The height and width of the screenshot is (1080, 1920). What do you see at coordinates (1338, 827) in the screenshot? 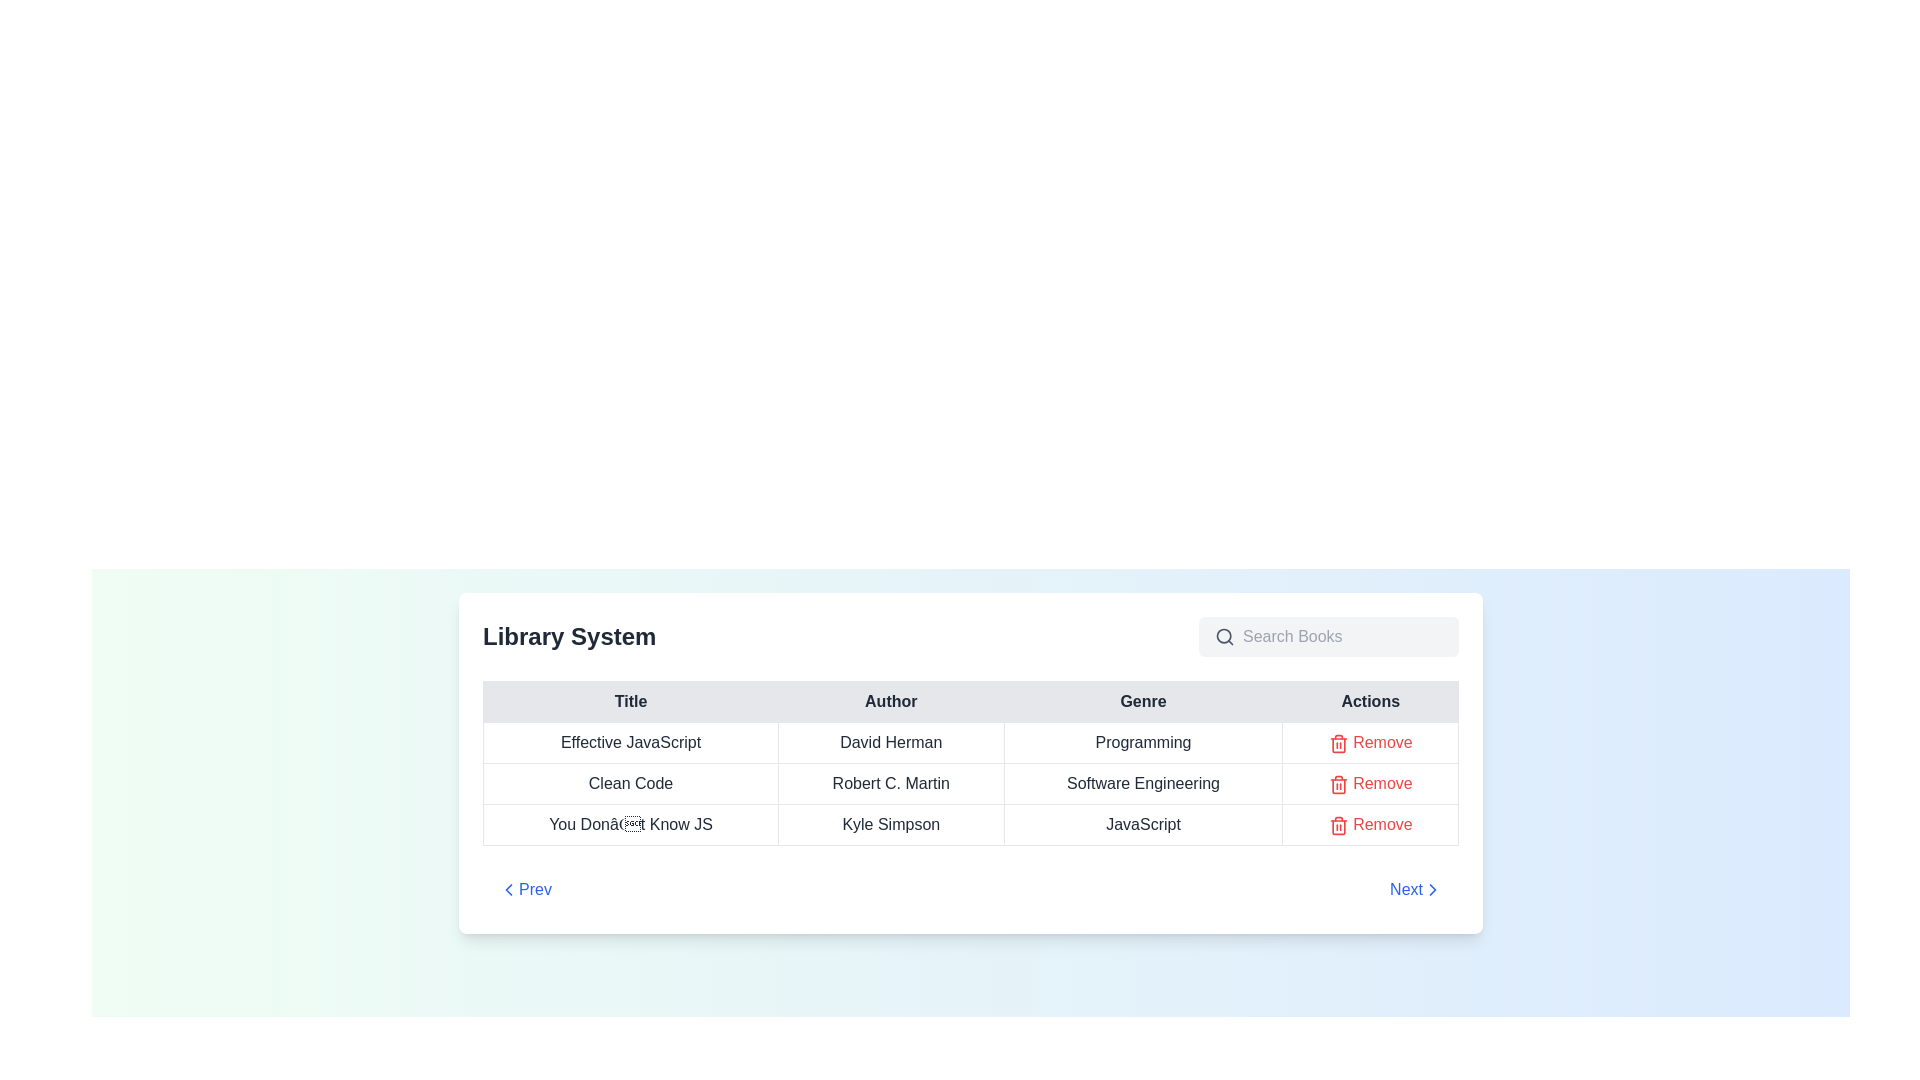
I see `the delete icon/button located in the rightmost column labeled 'Actions' of the table, adjacent to the row containing the book title 'You Don’t Know JS', which is the third instance in that column` at bounding box center [1338, 827].